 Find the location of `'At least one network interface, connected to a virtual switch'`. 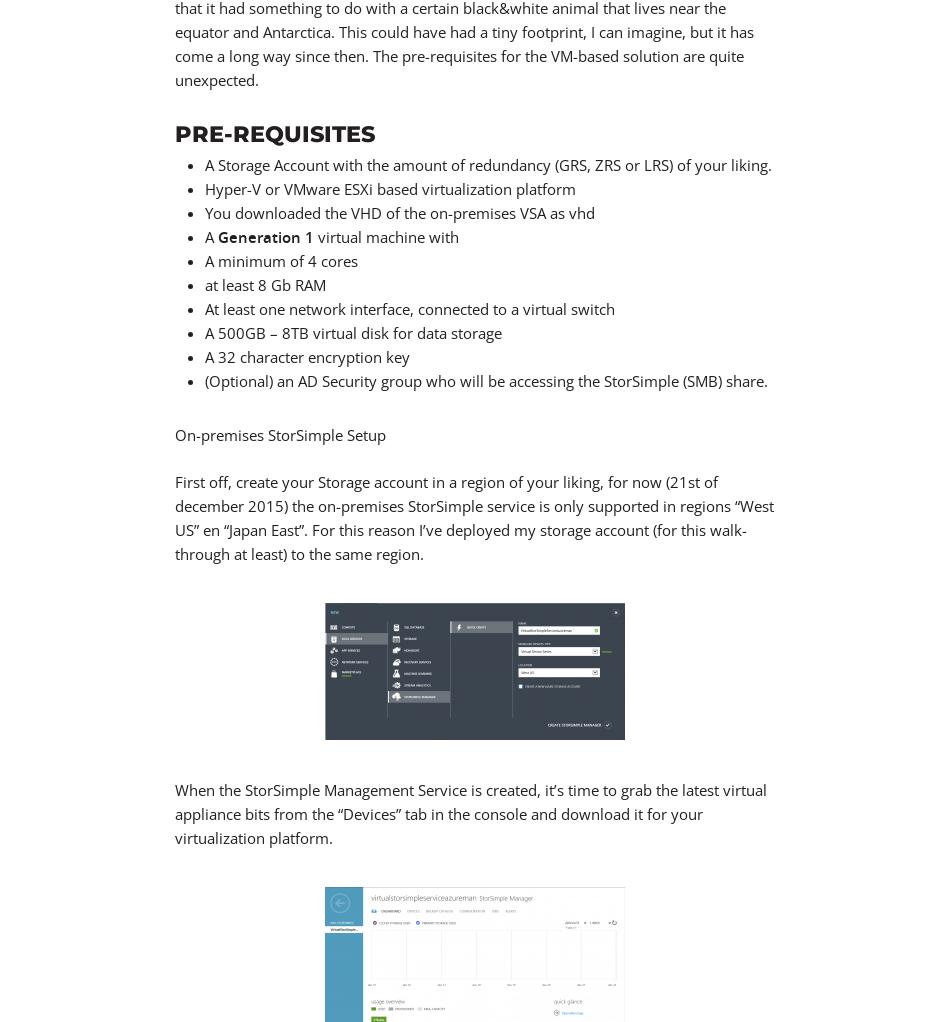

'At least one network interface, connected to a virtual switch' is located at coordinates (205, 307).